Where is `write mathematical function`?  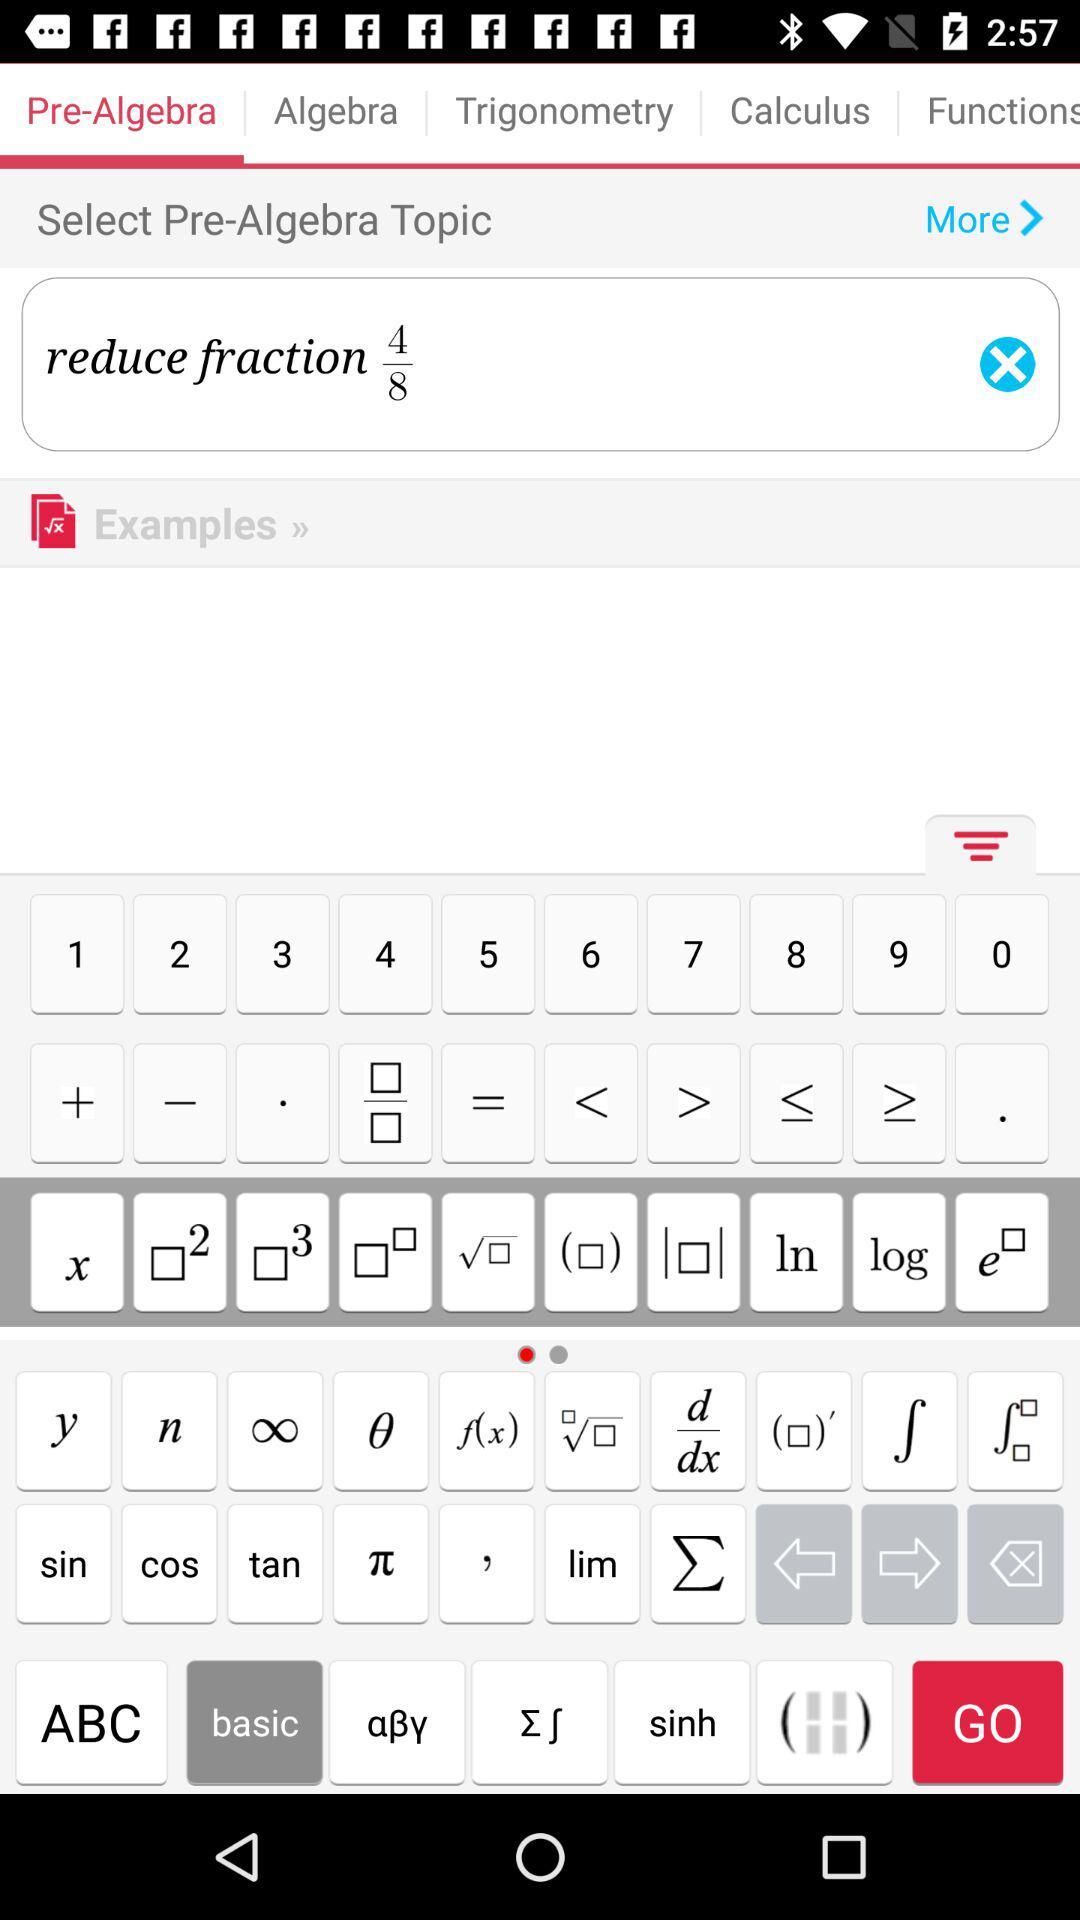 write mathematical function is located at coordinates (1015, 1429).